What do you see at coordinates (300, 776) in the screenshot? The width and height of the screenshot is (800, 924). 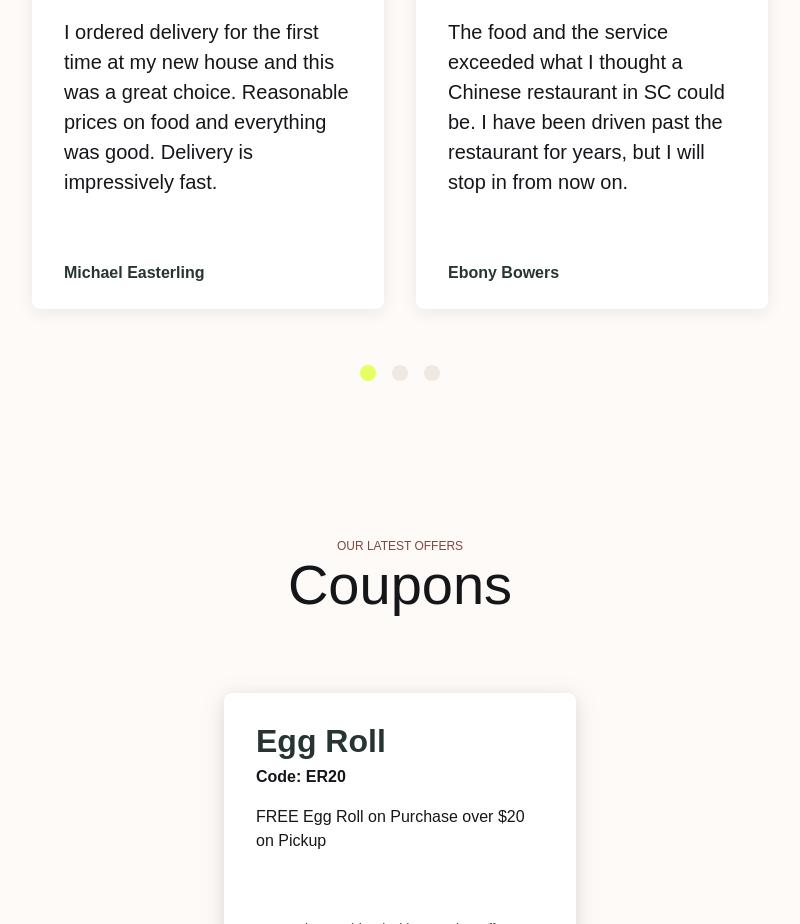 I see `'Code: ER20'` at bounding box center [300, 776].